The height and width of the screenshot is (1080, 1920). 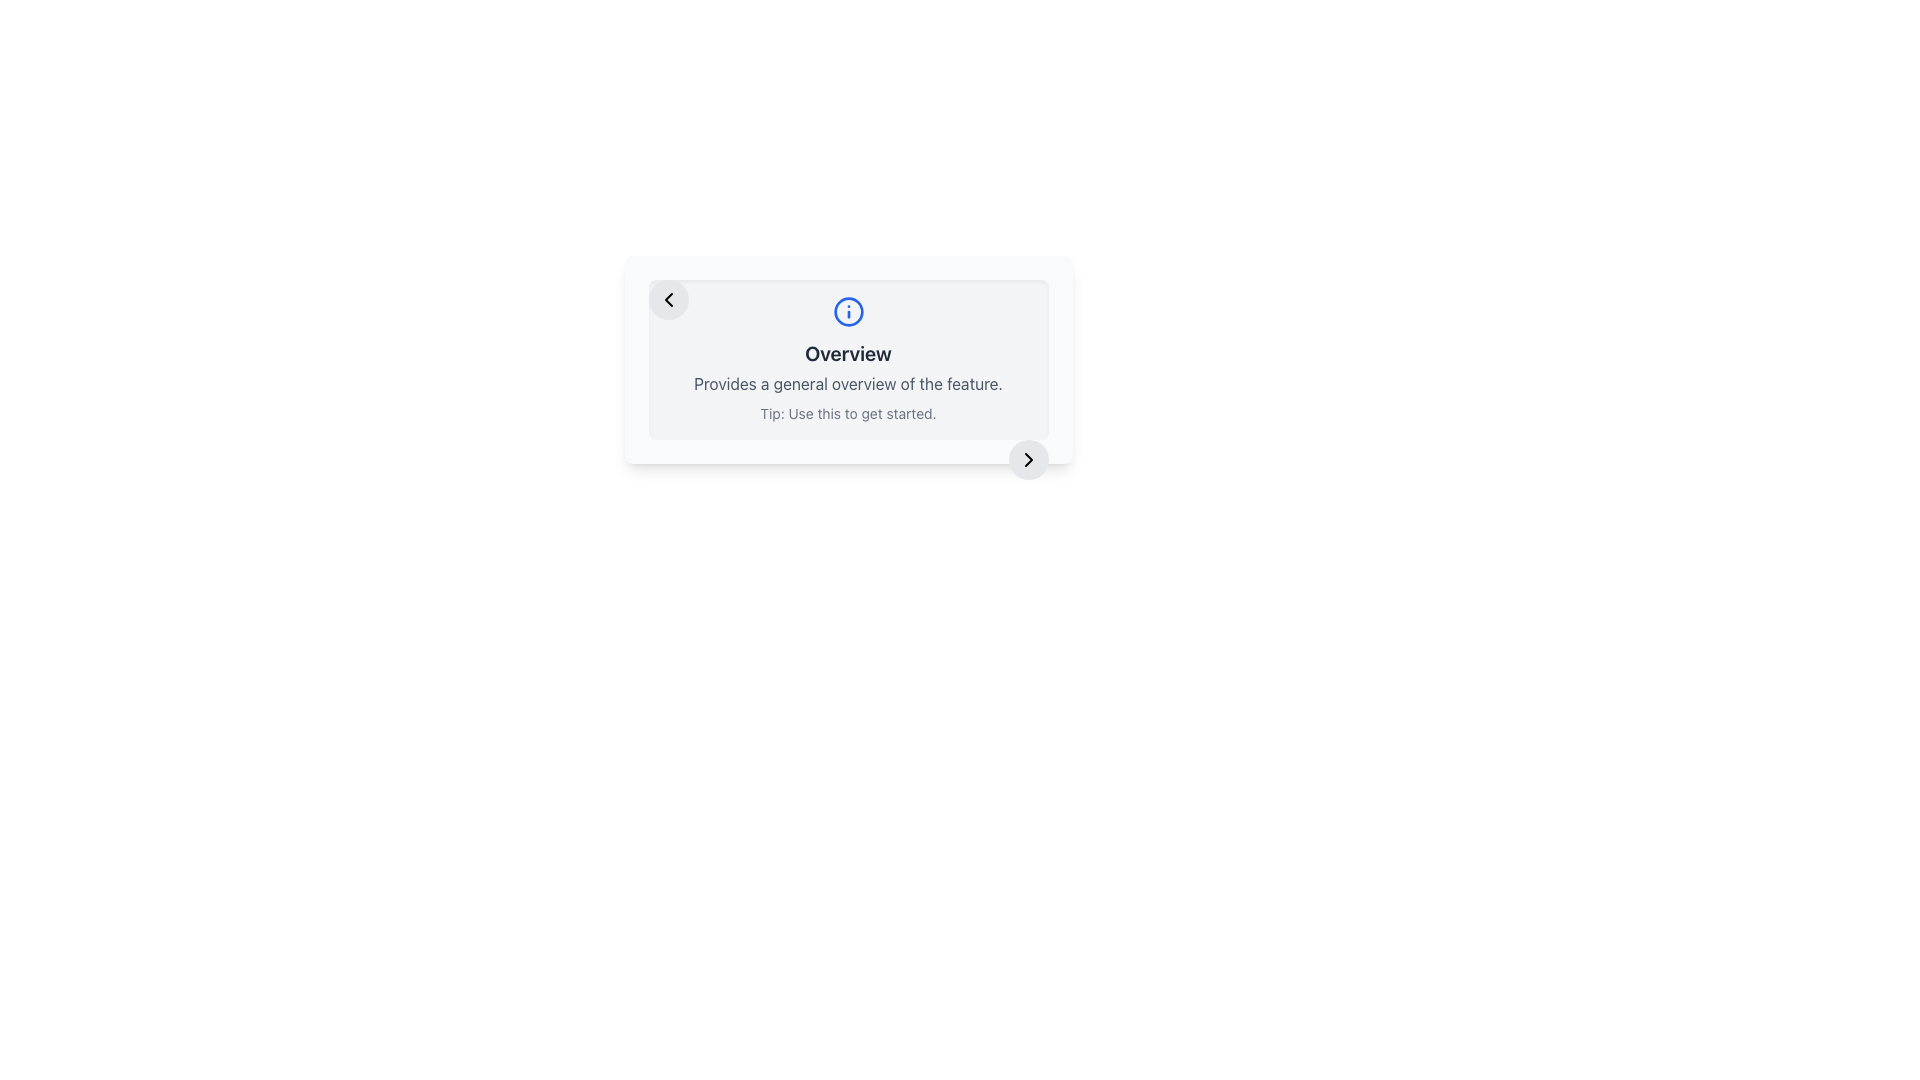 I want to click on the circular button with a light gray background and a right-facing chevron icon, so click(x=1028, y=459).